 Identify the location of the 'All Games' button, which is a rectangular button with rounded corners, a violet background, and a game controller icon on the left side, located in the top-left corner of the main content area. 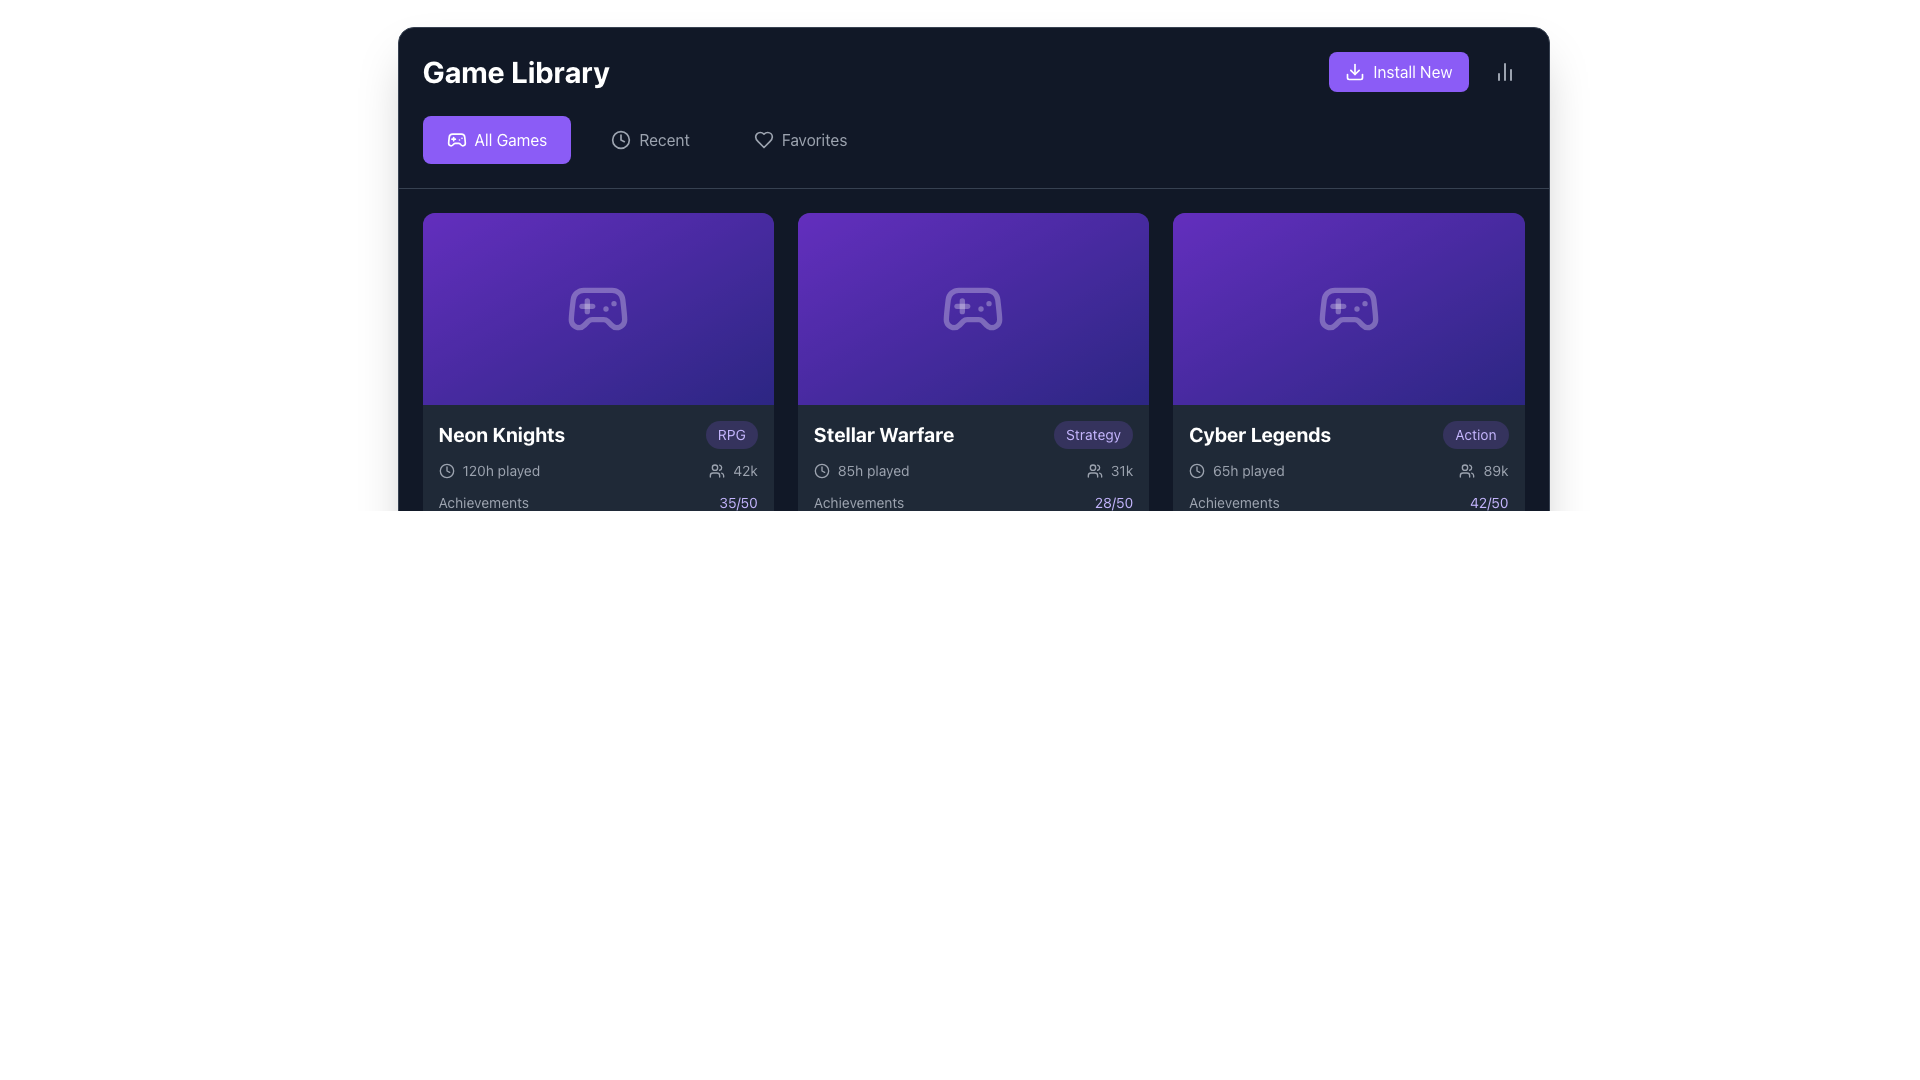
(496, 138).